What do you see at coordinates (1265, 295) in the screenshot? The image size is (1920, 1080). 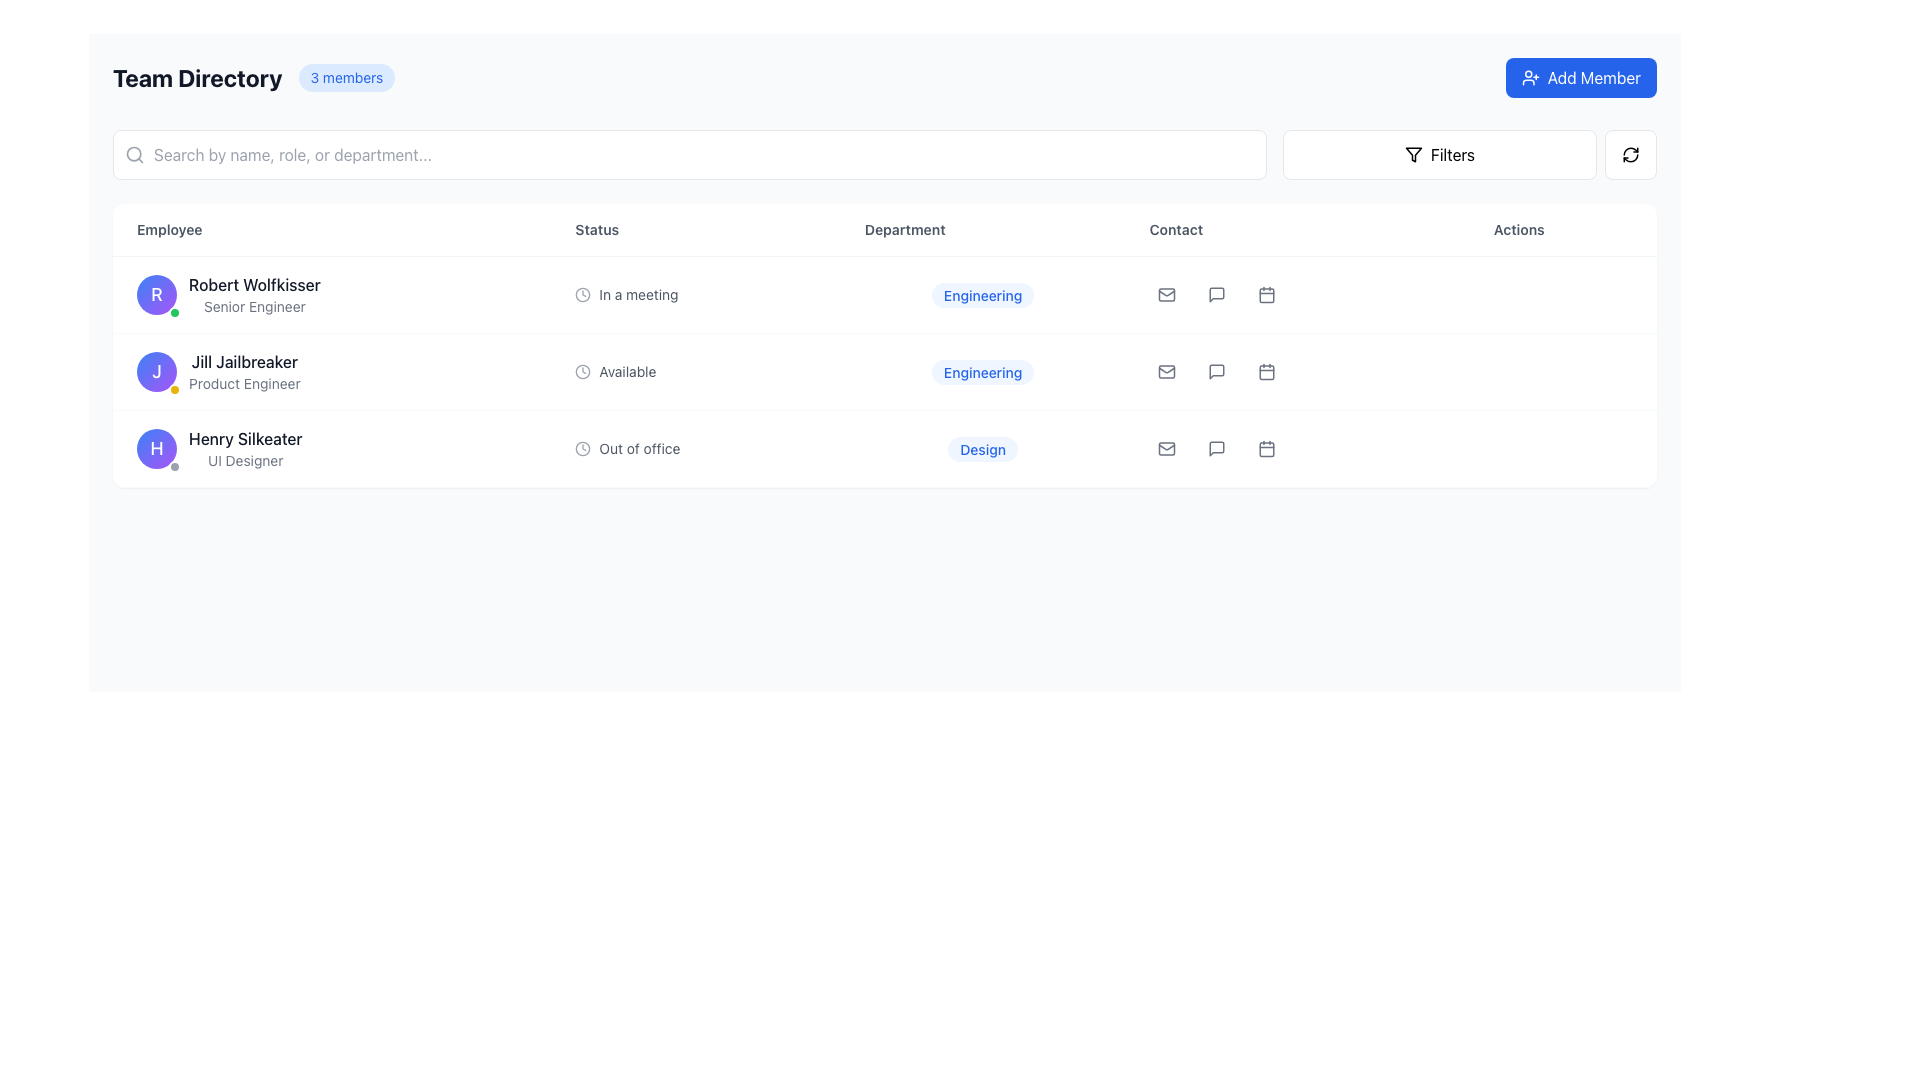 I see `the calendar icon button, which is styled with gray outlines and rounded corners, located` at bounding box center [1265, 295].